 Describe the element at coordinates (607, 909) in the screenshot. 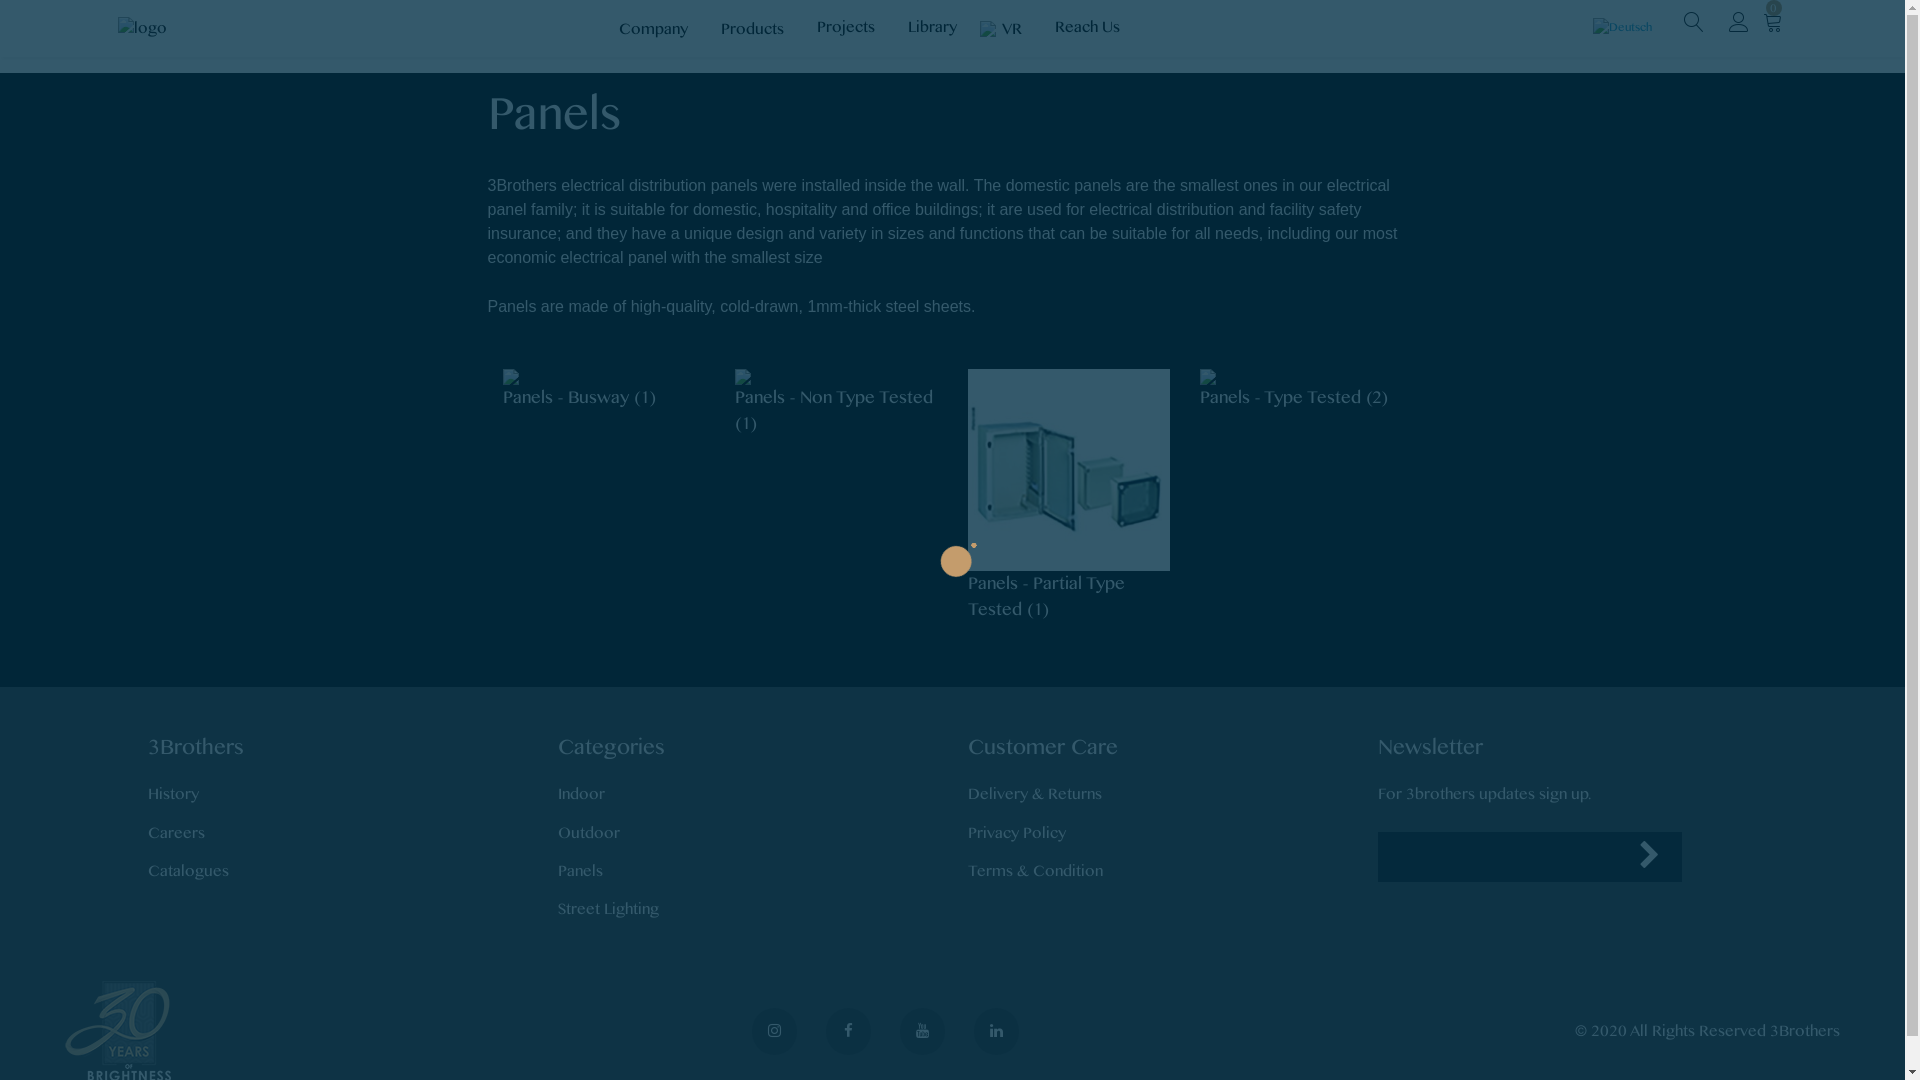

I see `'Street Lighting'` at that location.